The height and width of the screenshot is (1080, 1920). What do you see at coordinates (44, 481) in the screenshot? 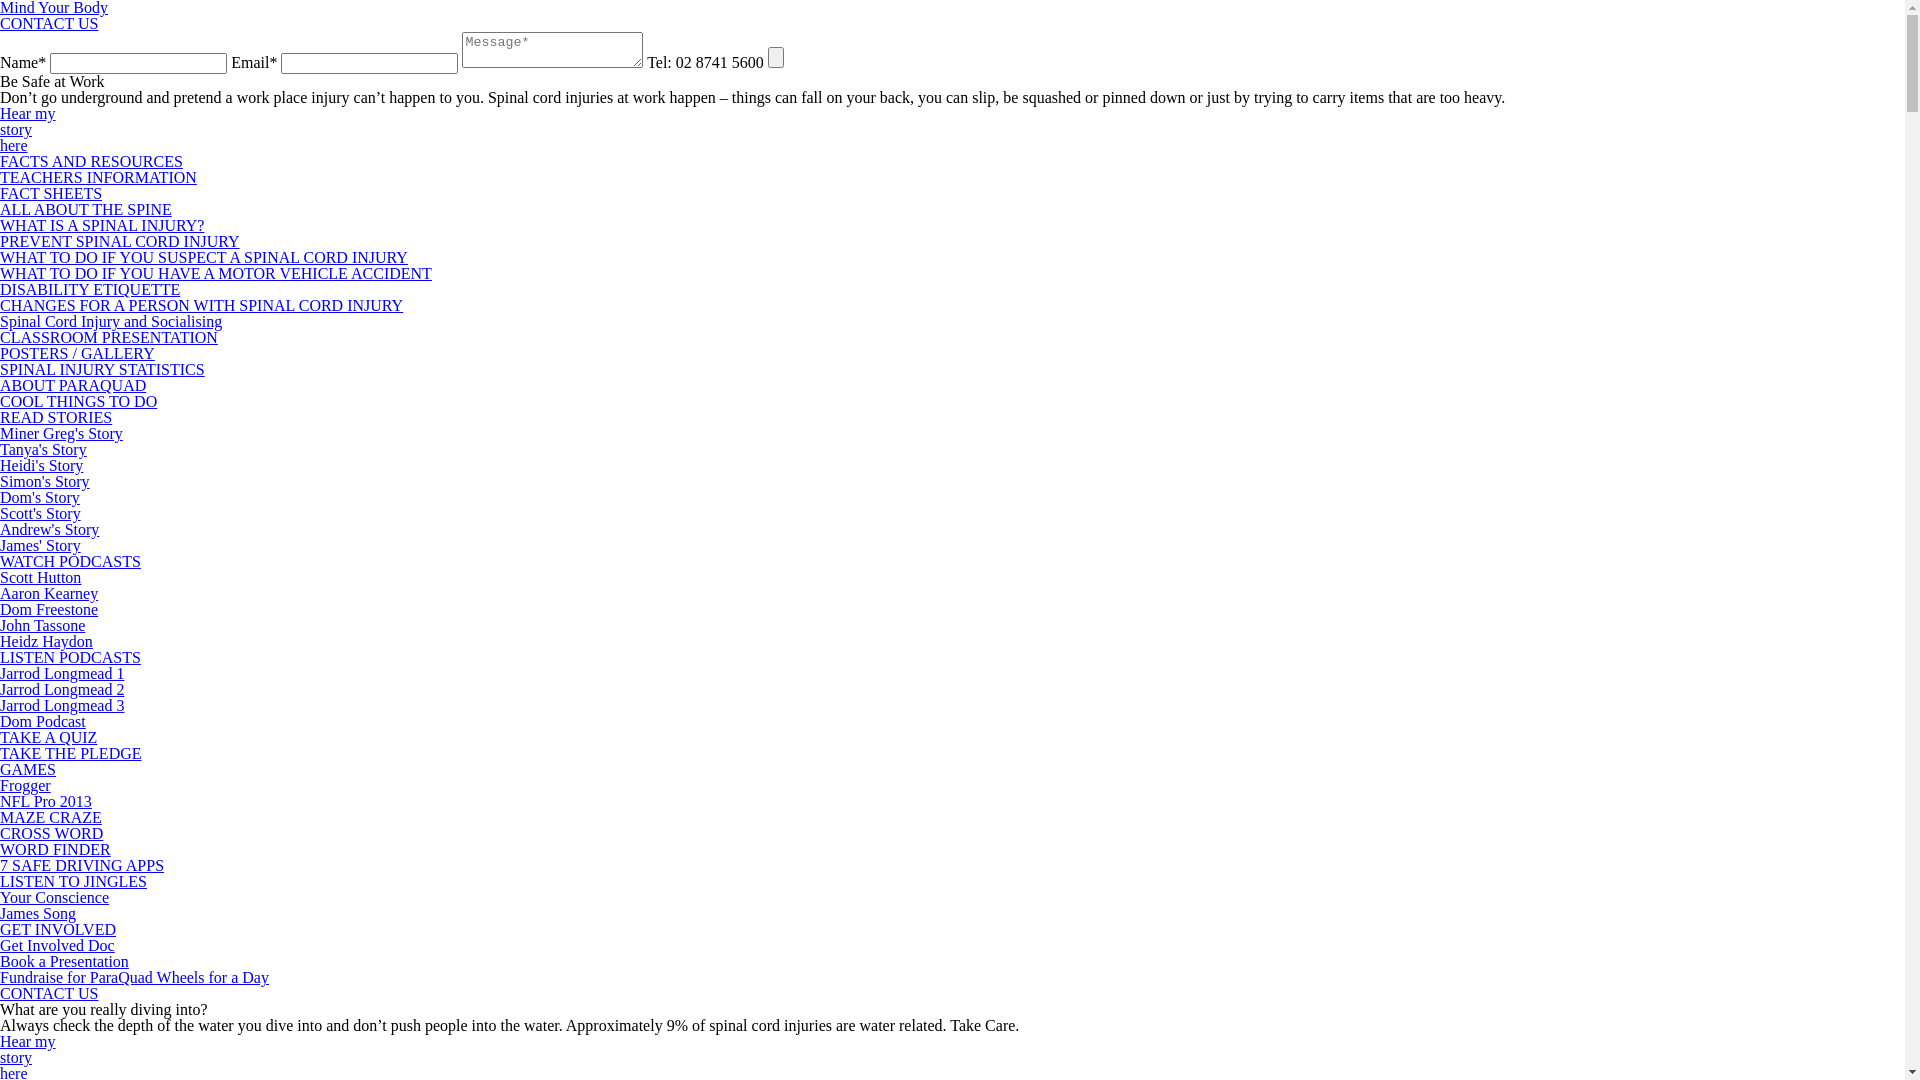
I see `'Simon's Story'` at bounding box center [44, 481].